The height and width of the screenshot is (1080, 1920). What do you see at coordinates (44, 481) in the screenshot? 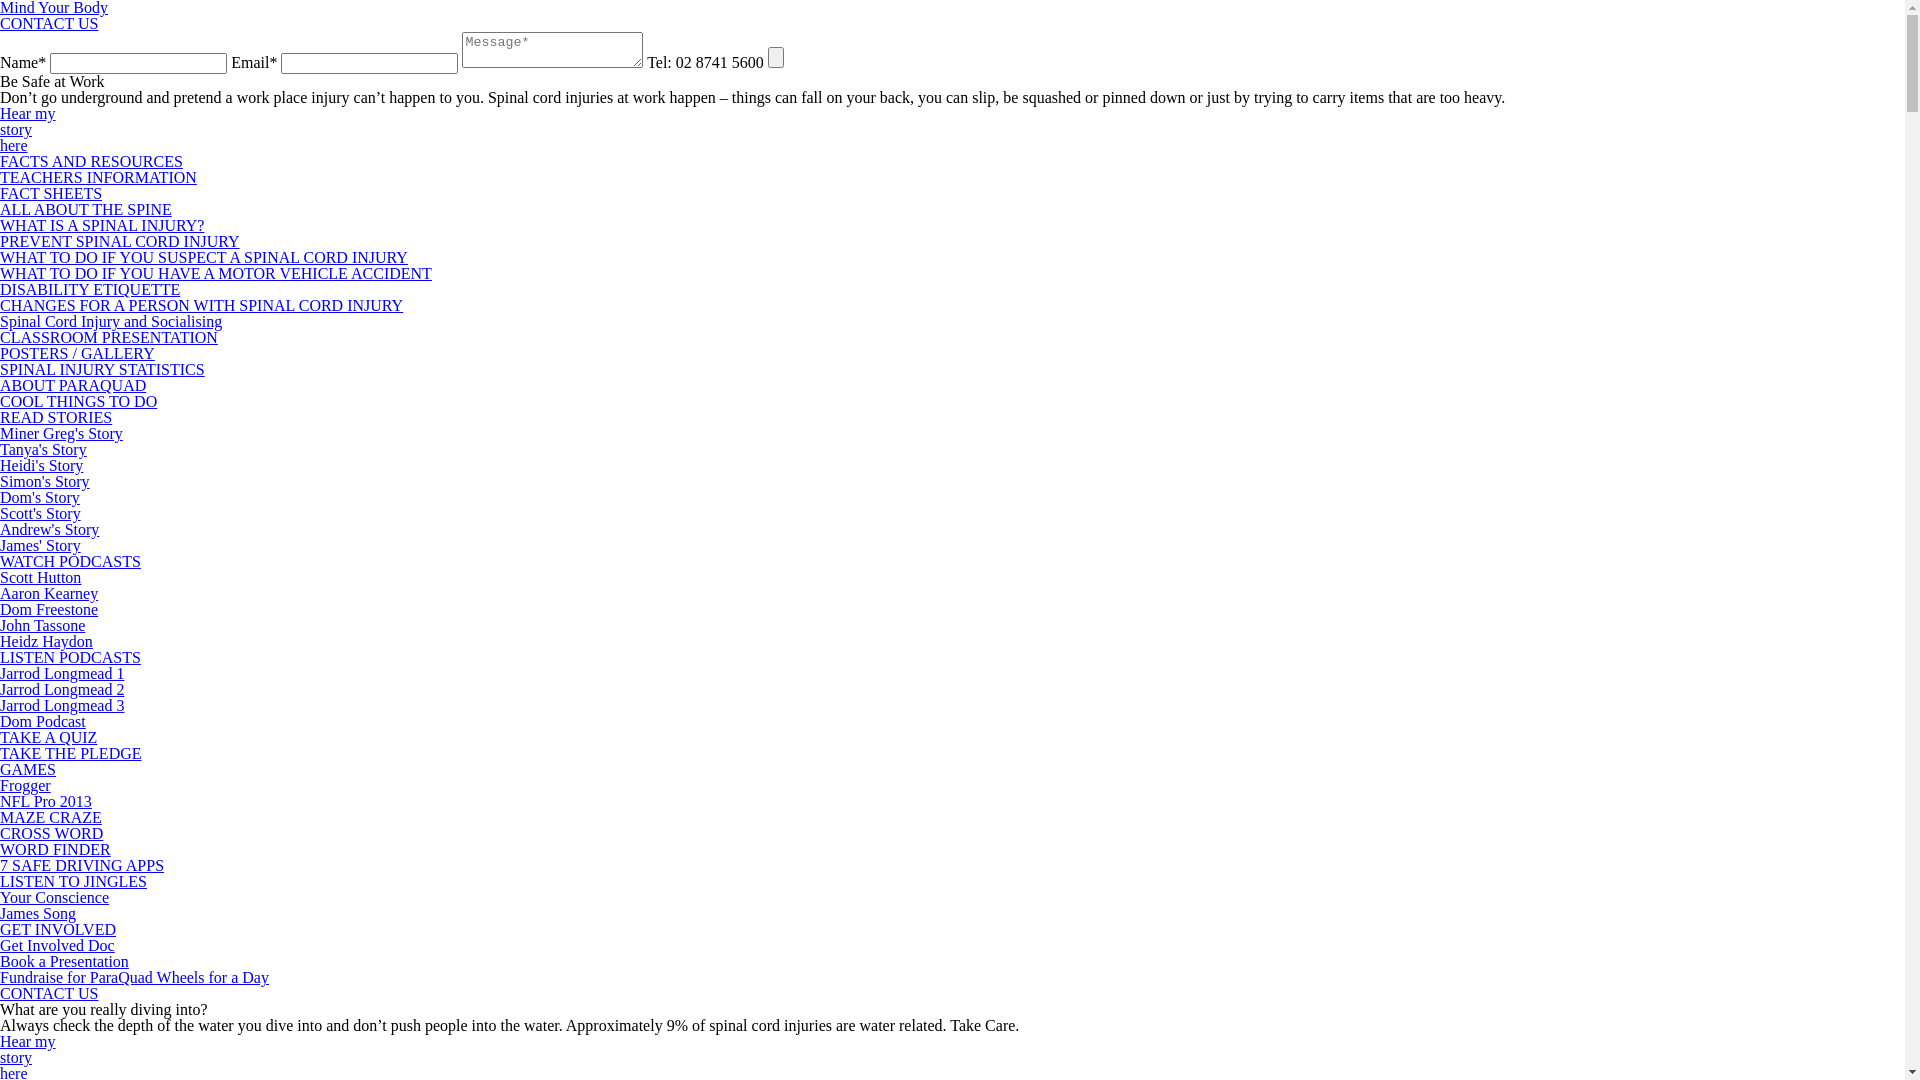
I see `'Simon's Story'` at bounding box center [44, 481].